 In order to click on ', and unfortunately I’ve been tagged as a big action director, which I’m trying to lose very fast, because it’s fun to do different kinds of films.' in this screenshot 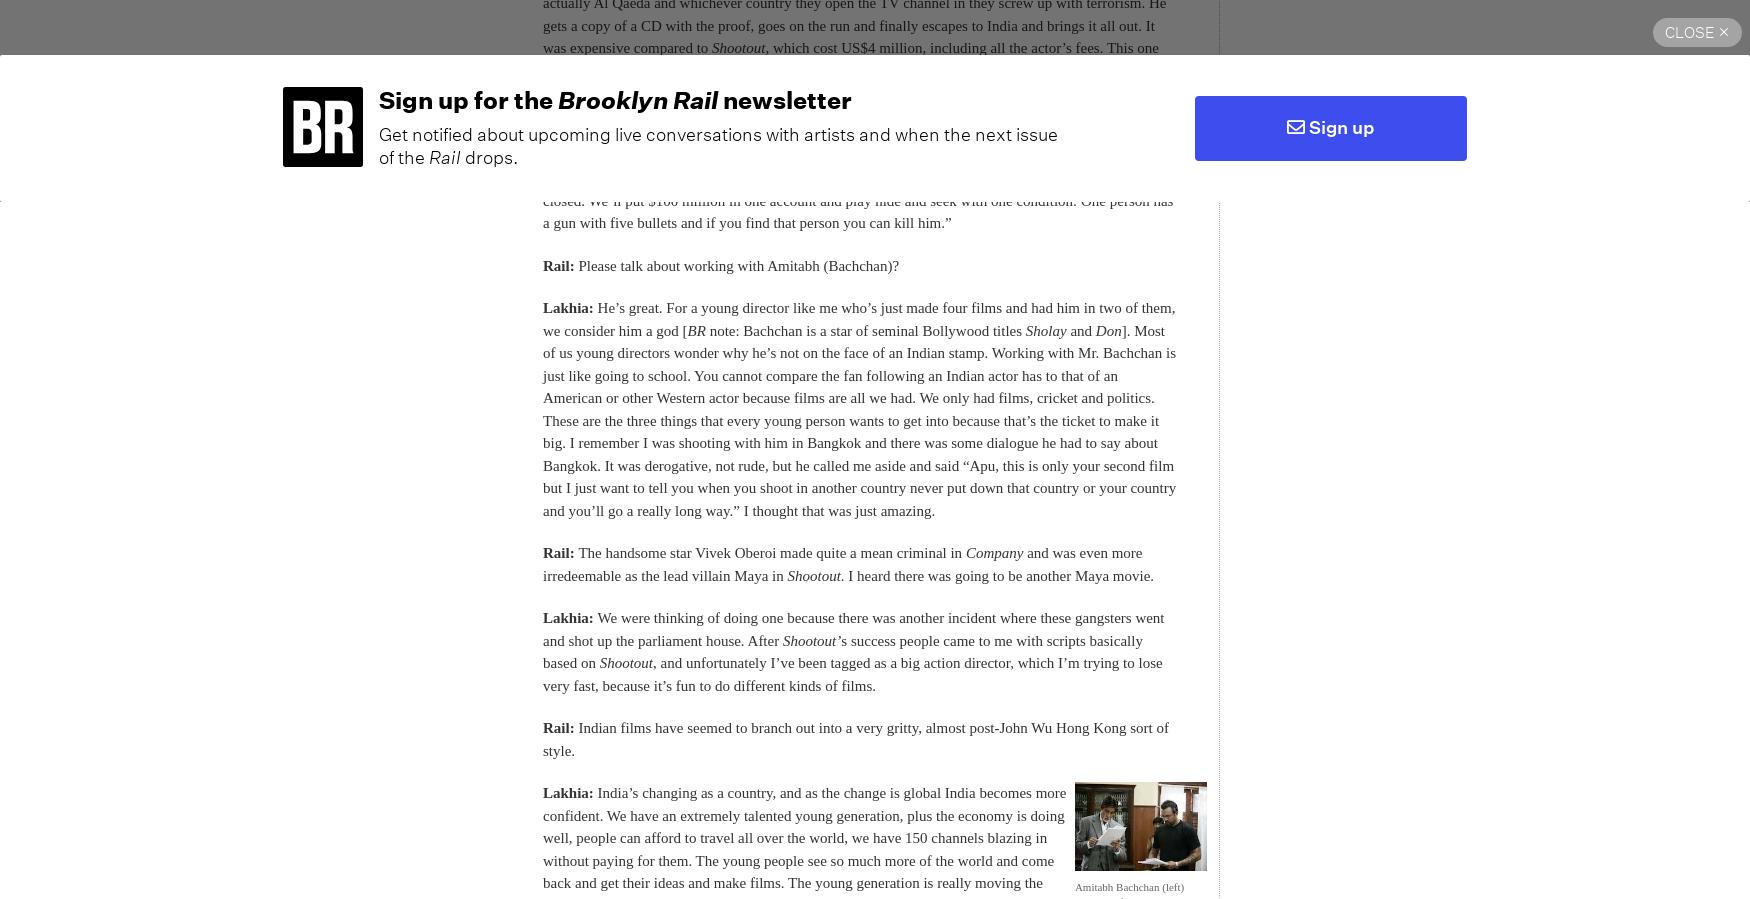, I will do `click(852, 672)`.